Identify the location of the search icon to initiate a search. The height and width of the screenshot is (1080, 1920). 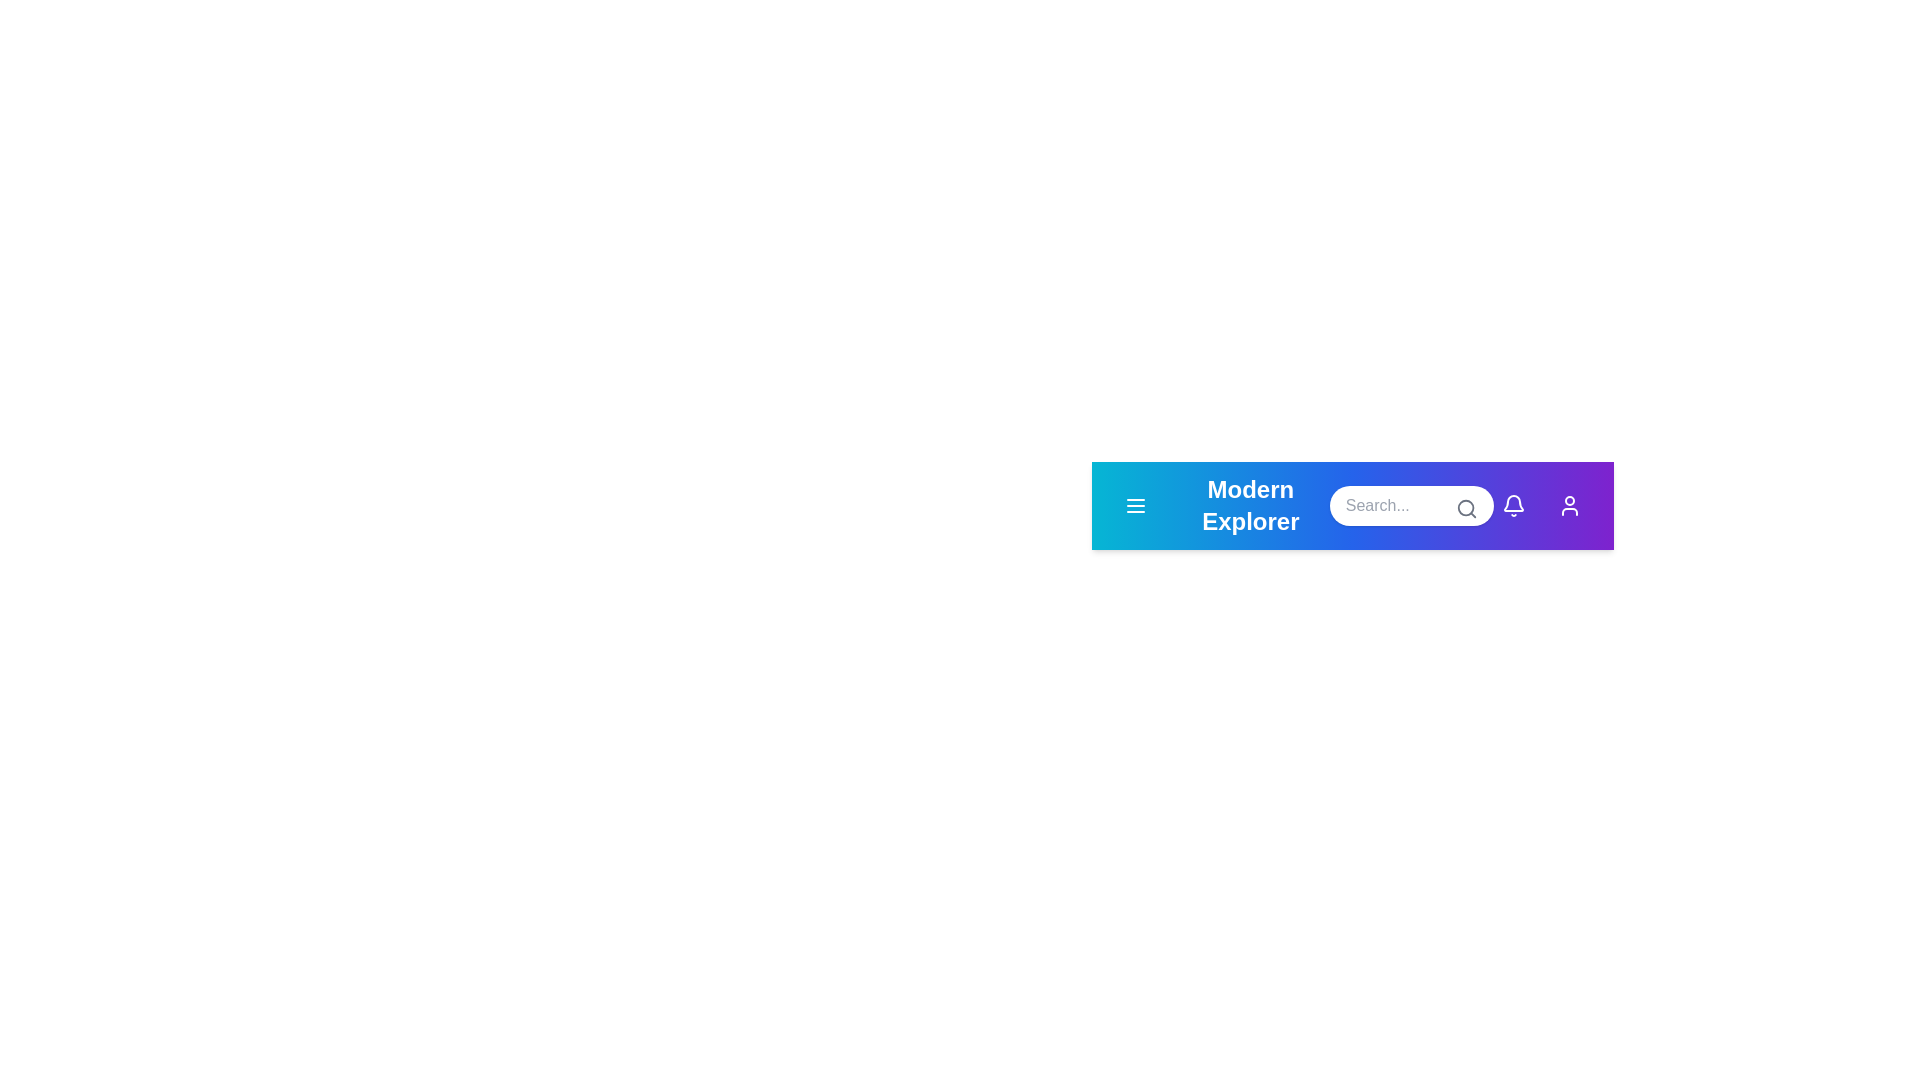
(1467, 508).